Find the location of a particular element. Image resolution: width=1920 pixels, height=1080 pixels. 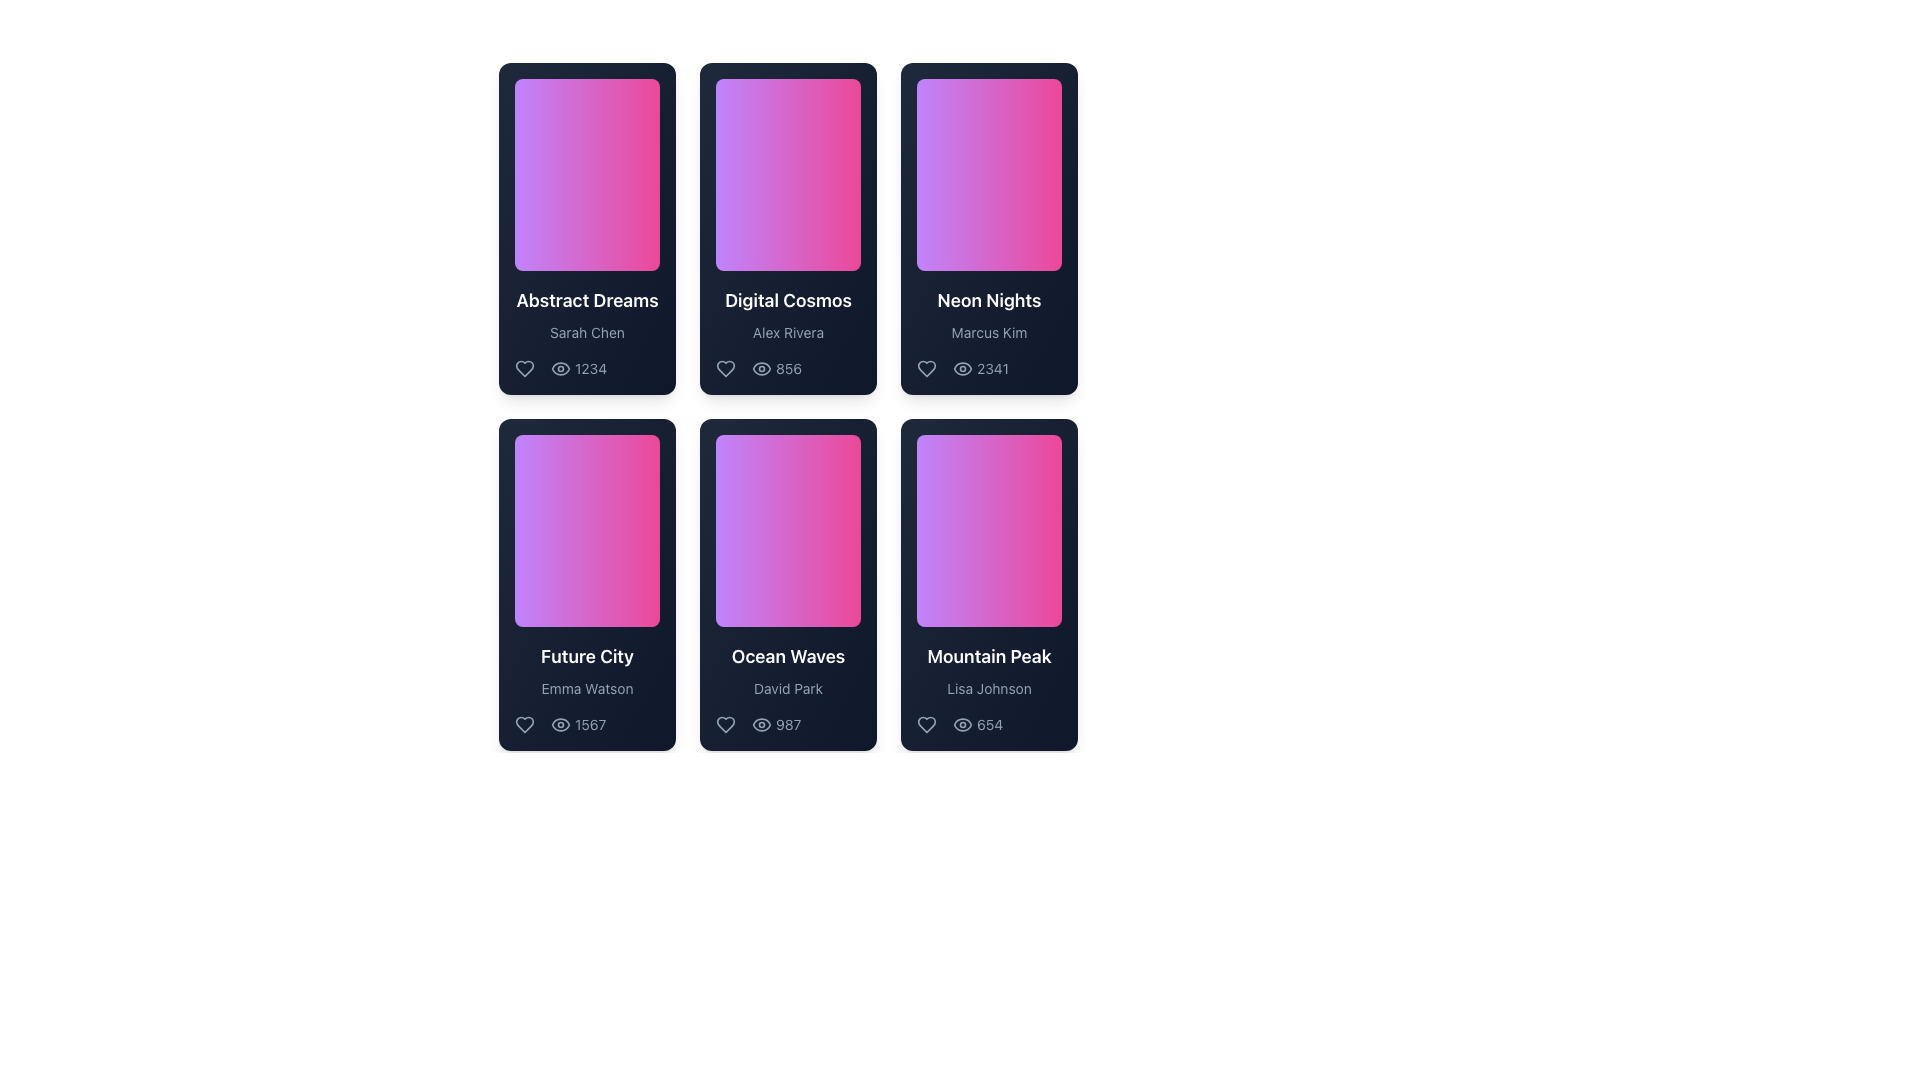

the static text element displaying the number of views or engagements associated with the 'Digital Cosmos' card, located in the second column of the top row, to the right of an eye icon is located at coordinates (757, 369).